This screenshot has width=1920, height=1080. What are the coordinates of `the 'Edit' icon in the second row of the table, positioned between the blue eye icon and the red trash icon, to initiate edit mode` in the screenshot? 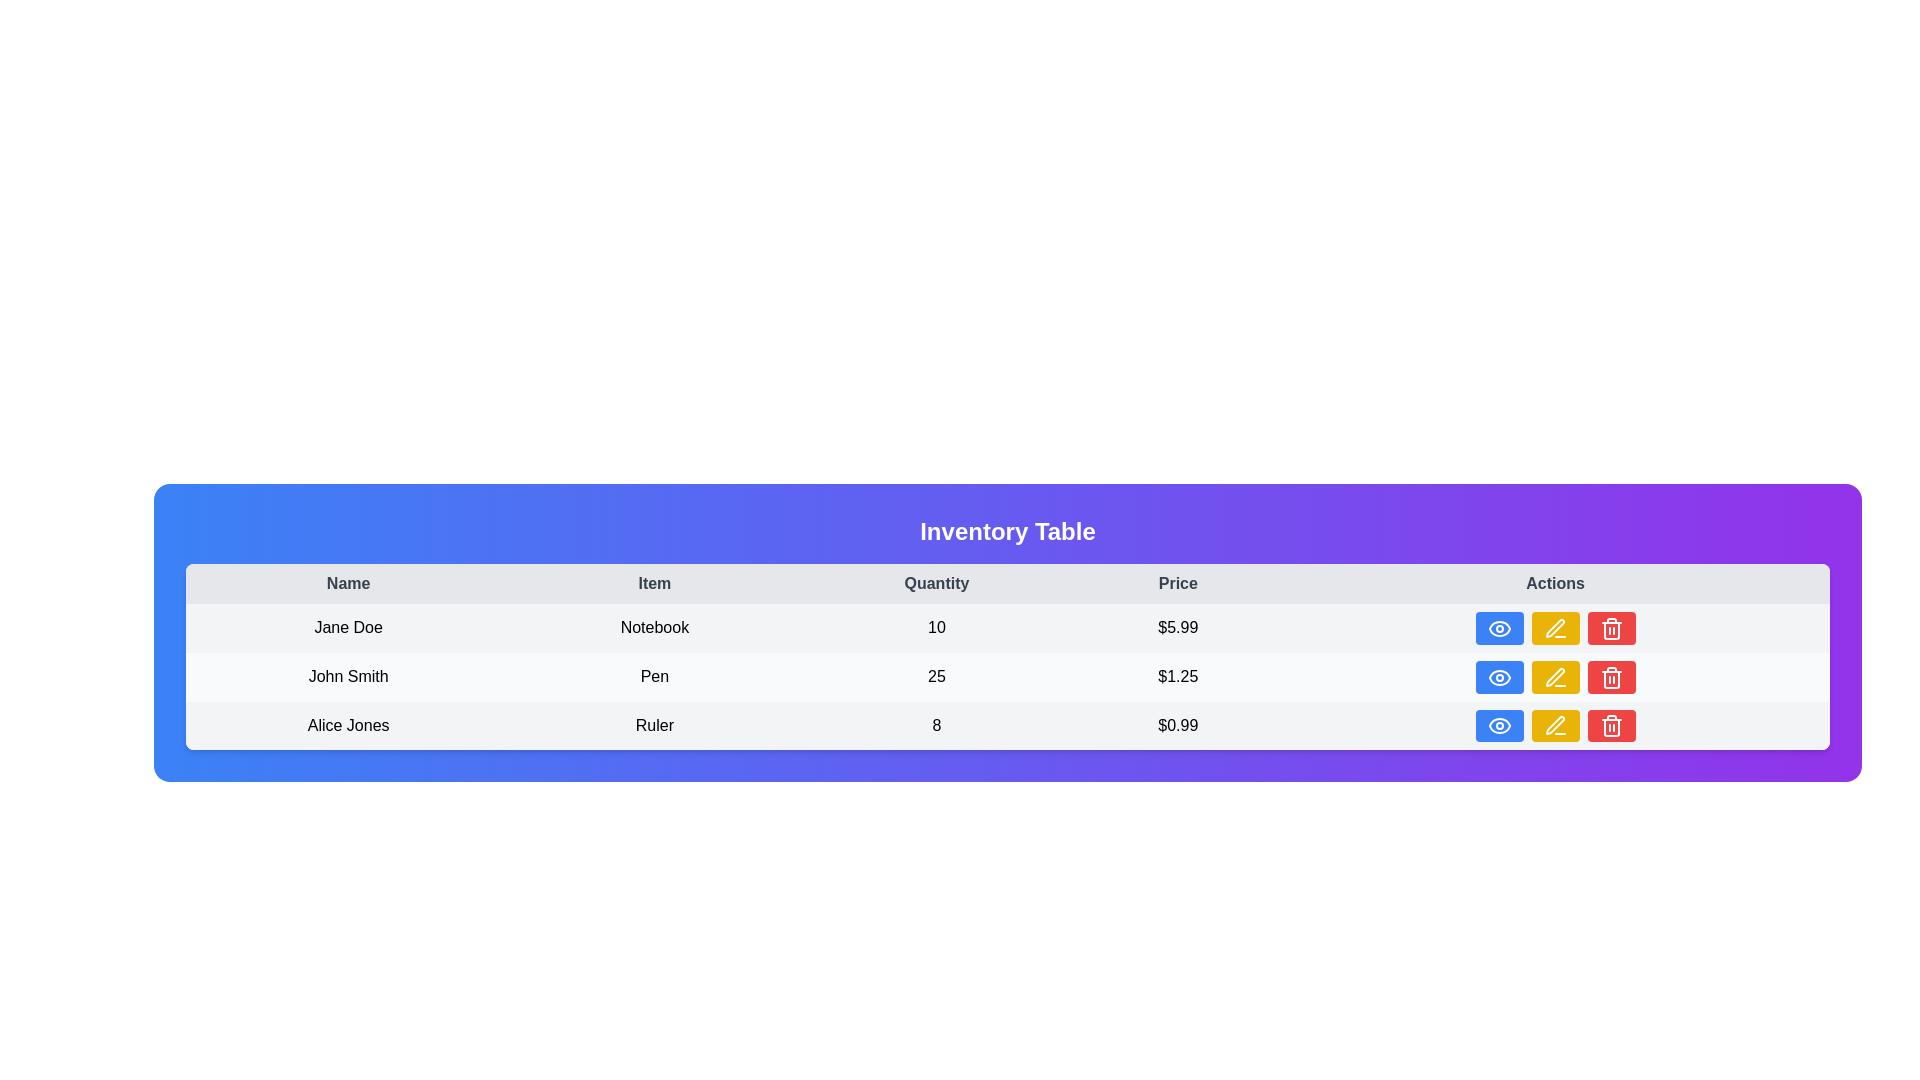 It's located at (1554, 676).